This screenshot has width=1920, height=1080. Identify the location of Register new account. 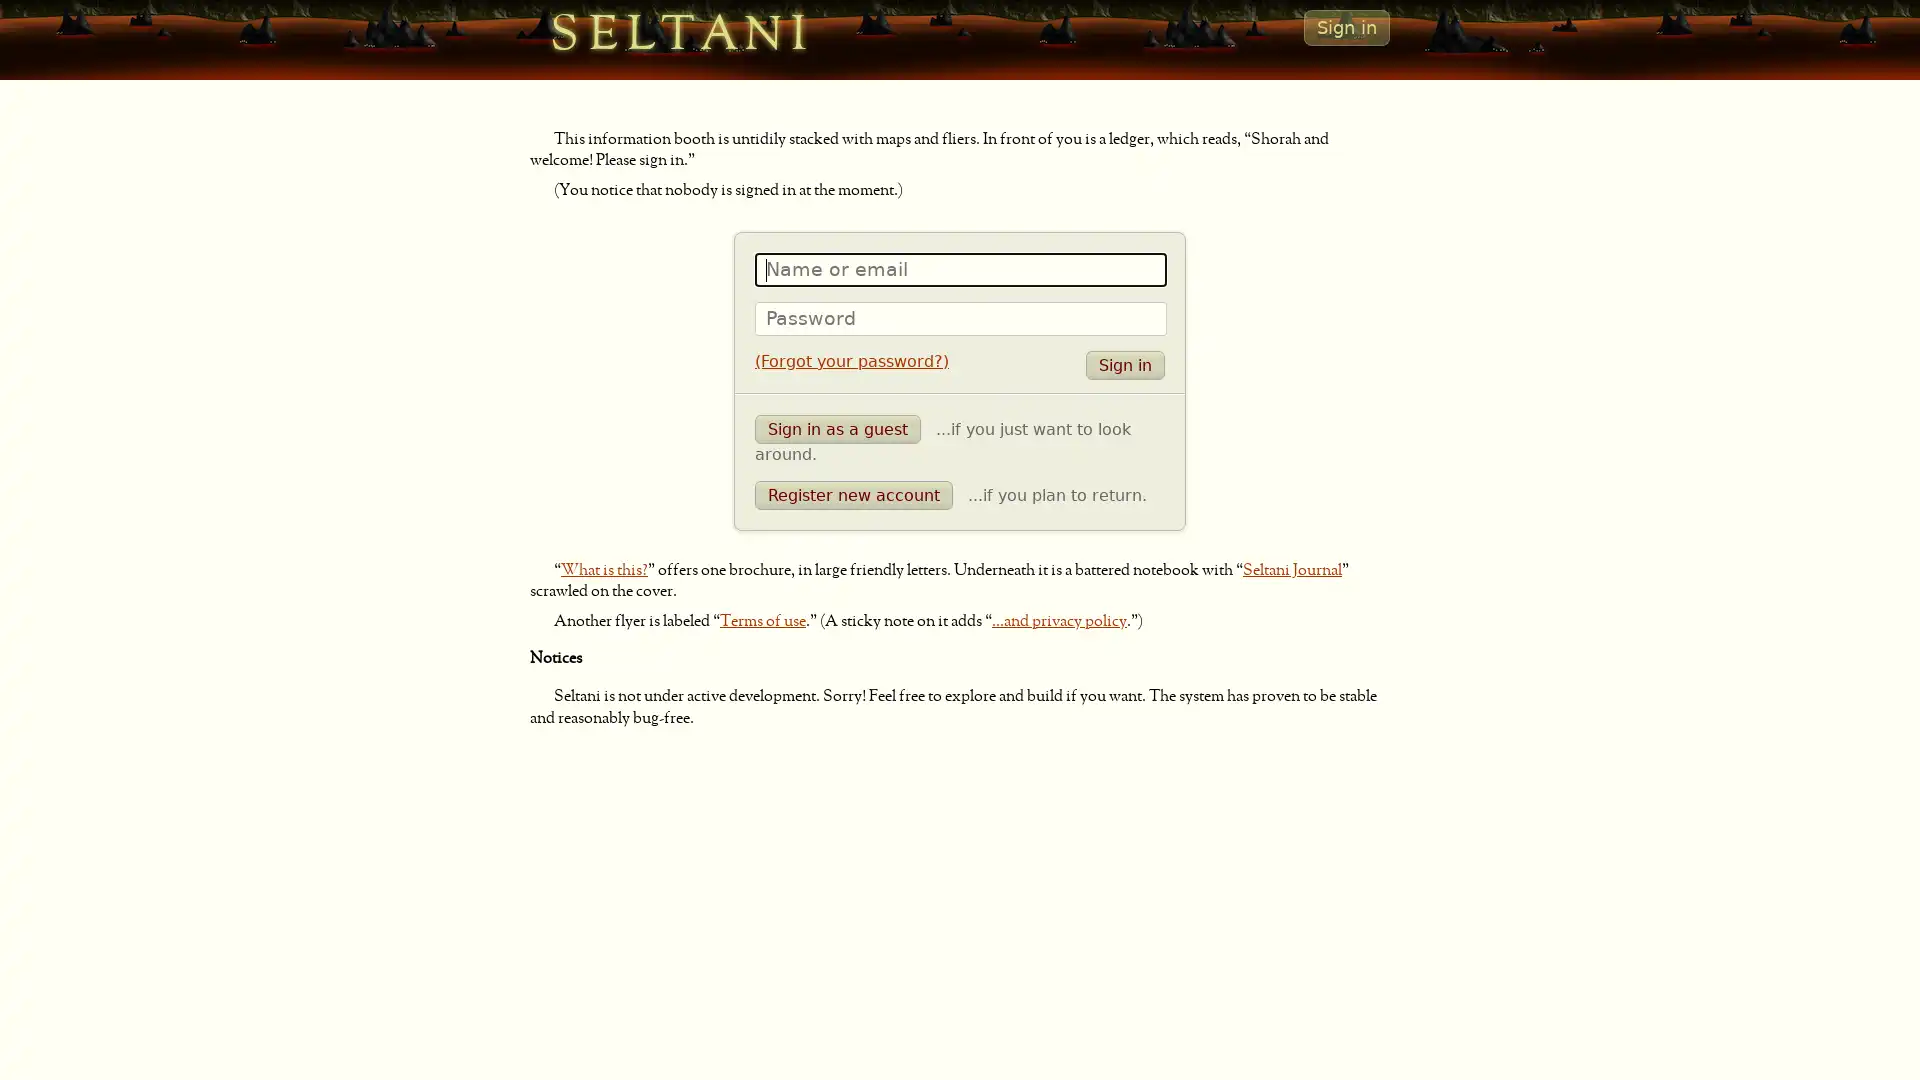
(854, 494).